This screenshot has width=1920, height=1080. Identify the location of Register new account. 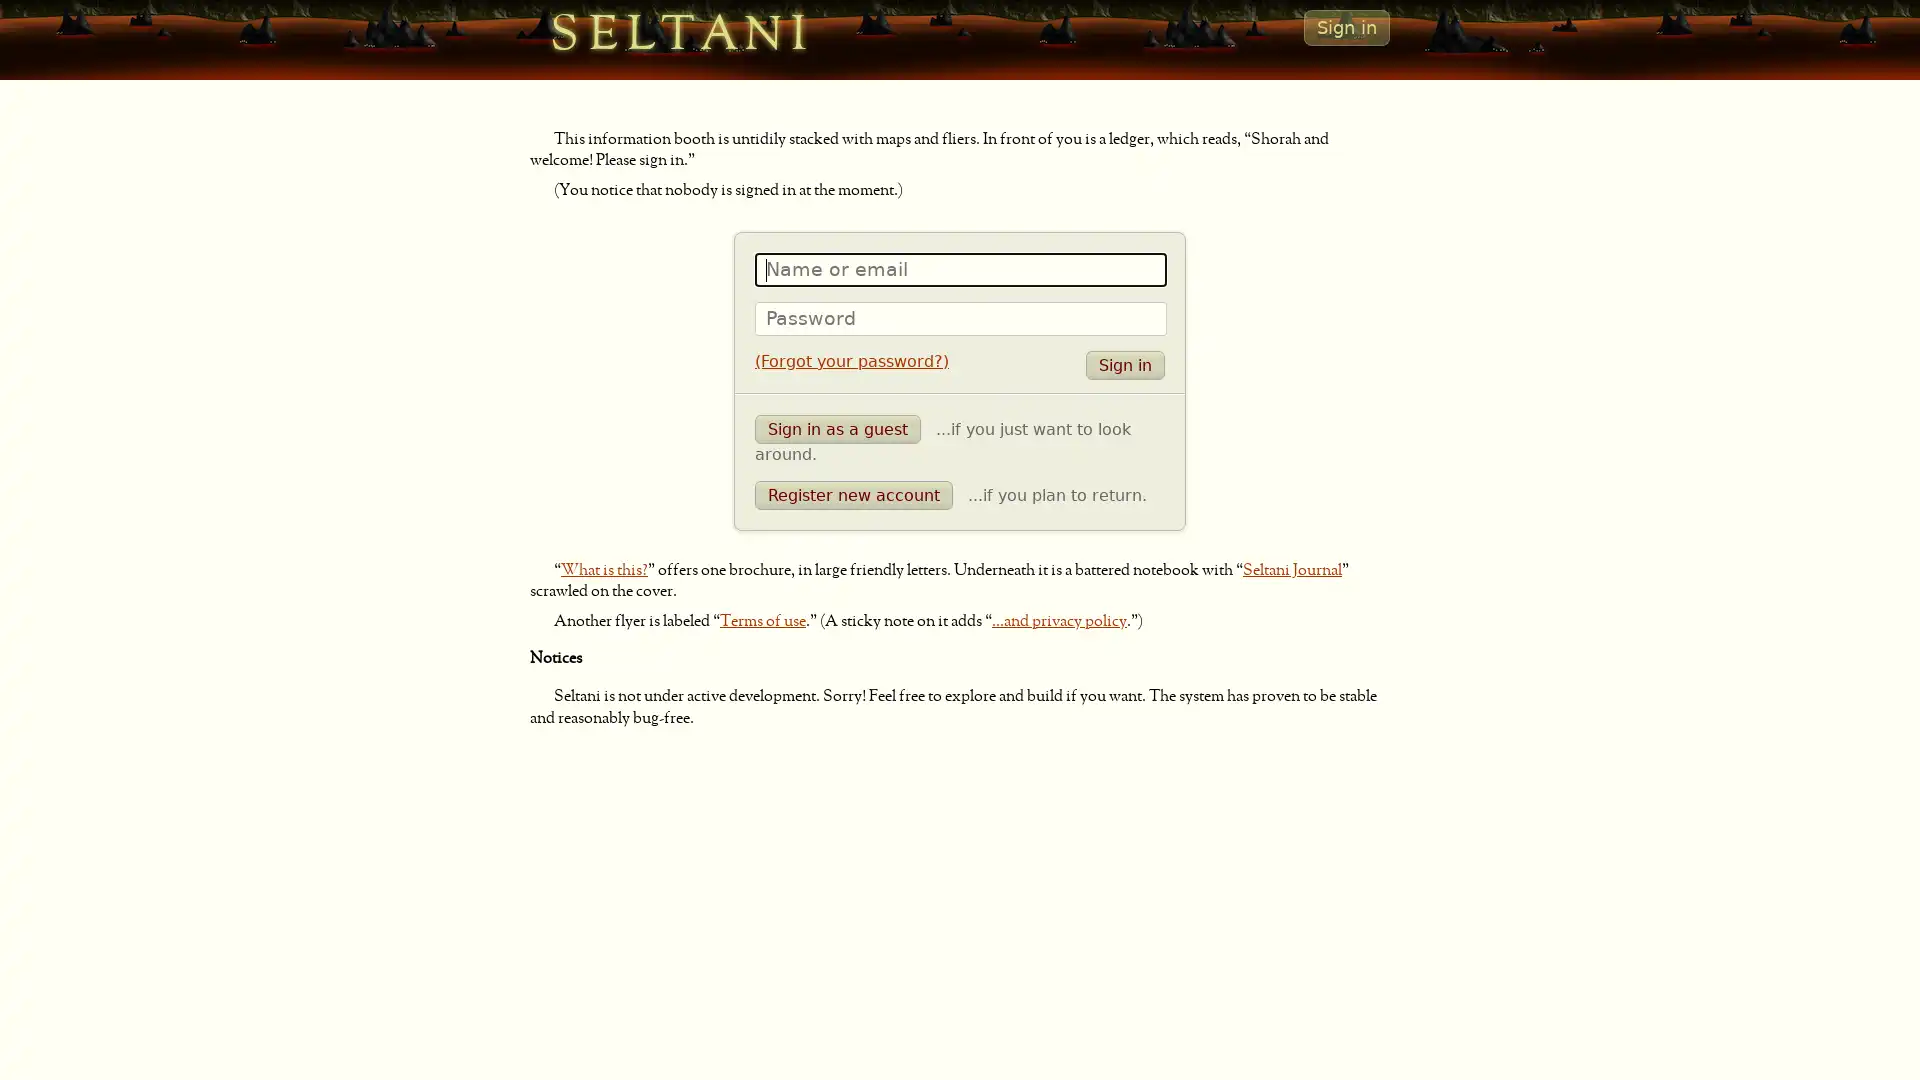
(854, 494).